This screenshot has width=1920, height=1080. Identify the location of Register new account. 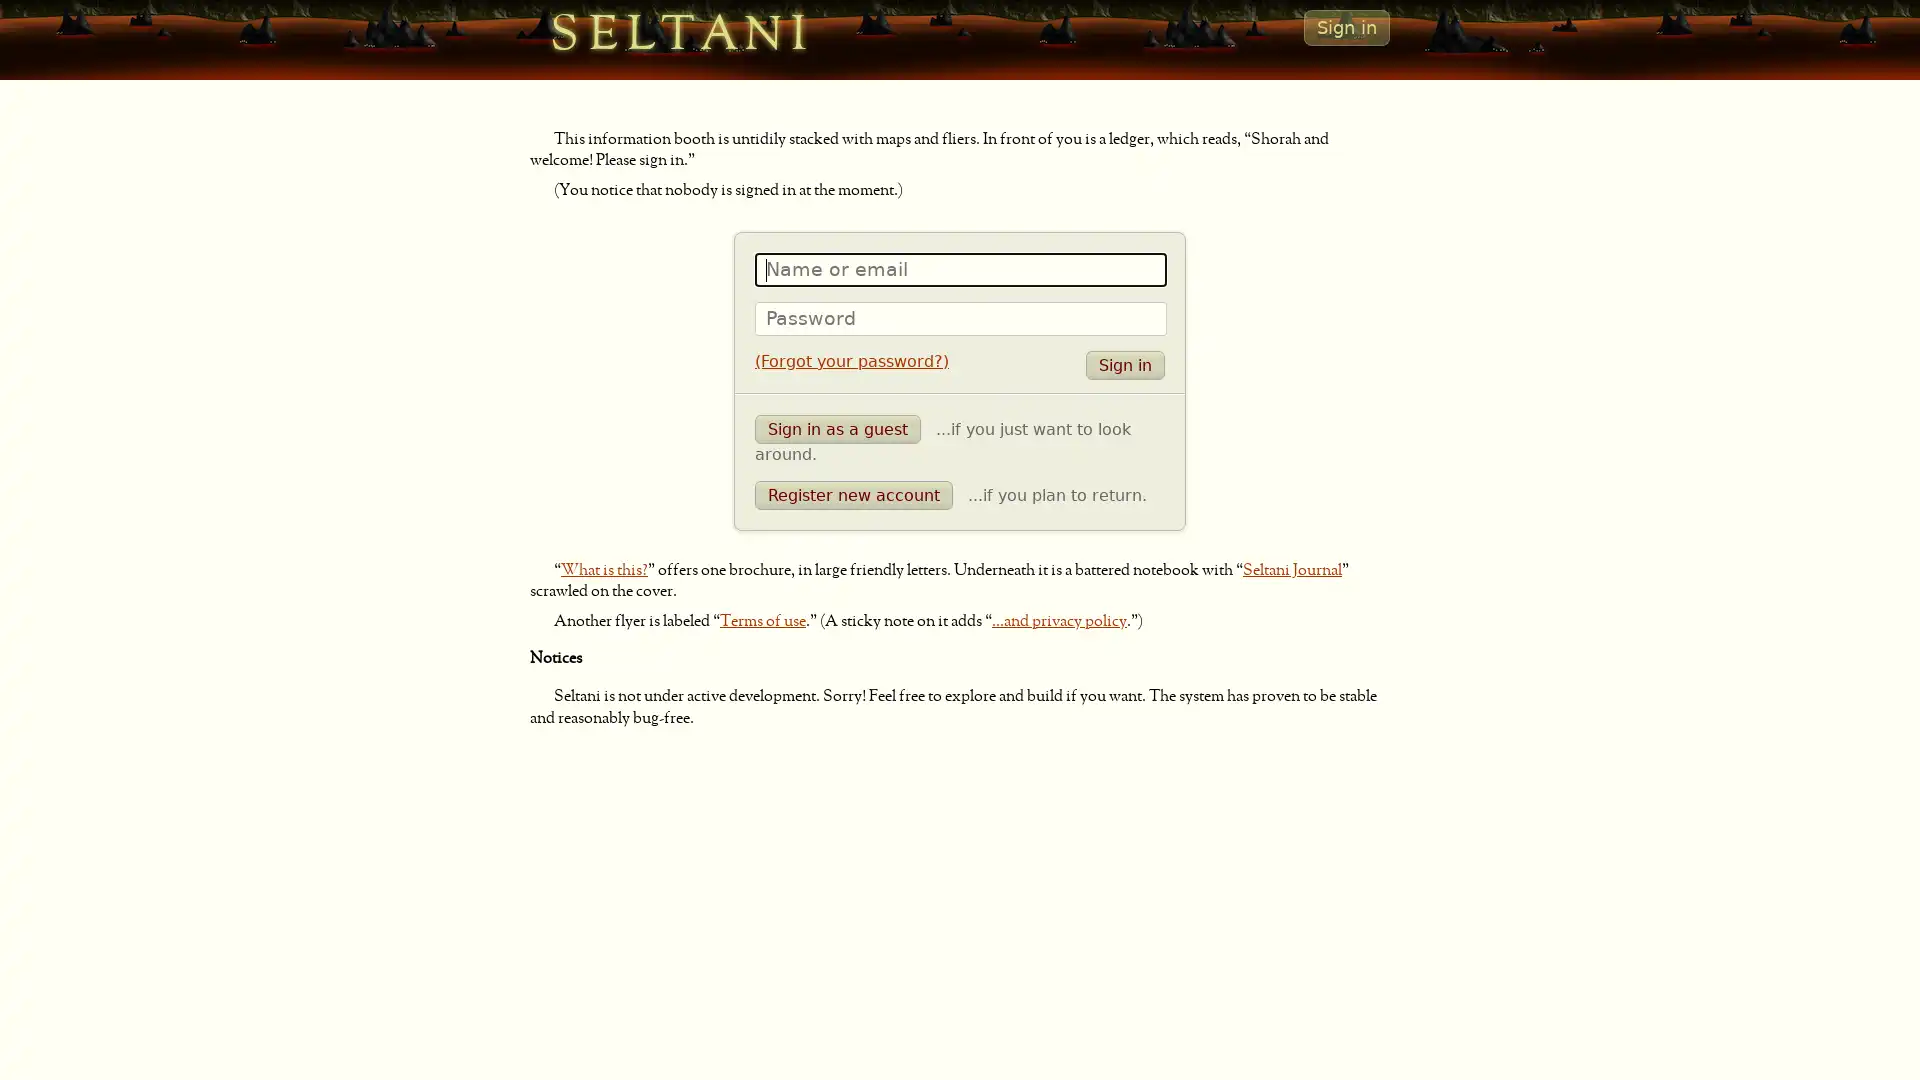
(854, 494).